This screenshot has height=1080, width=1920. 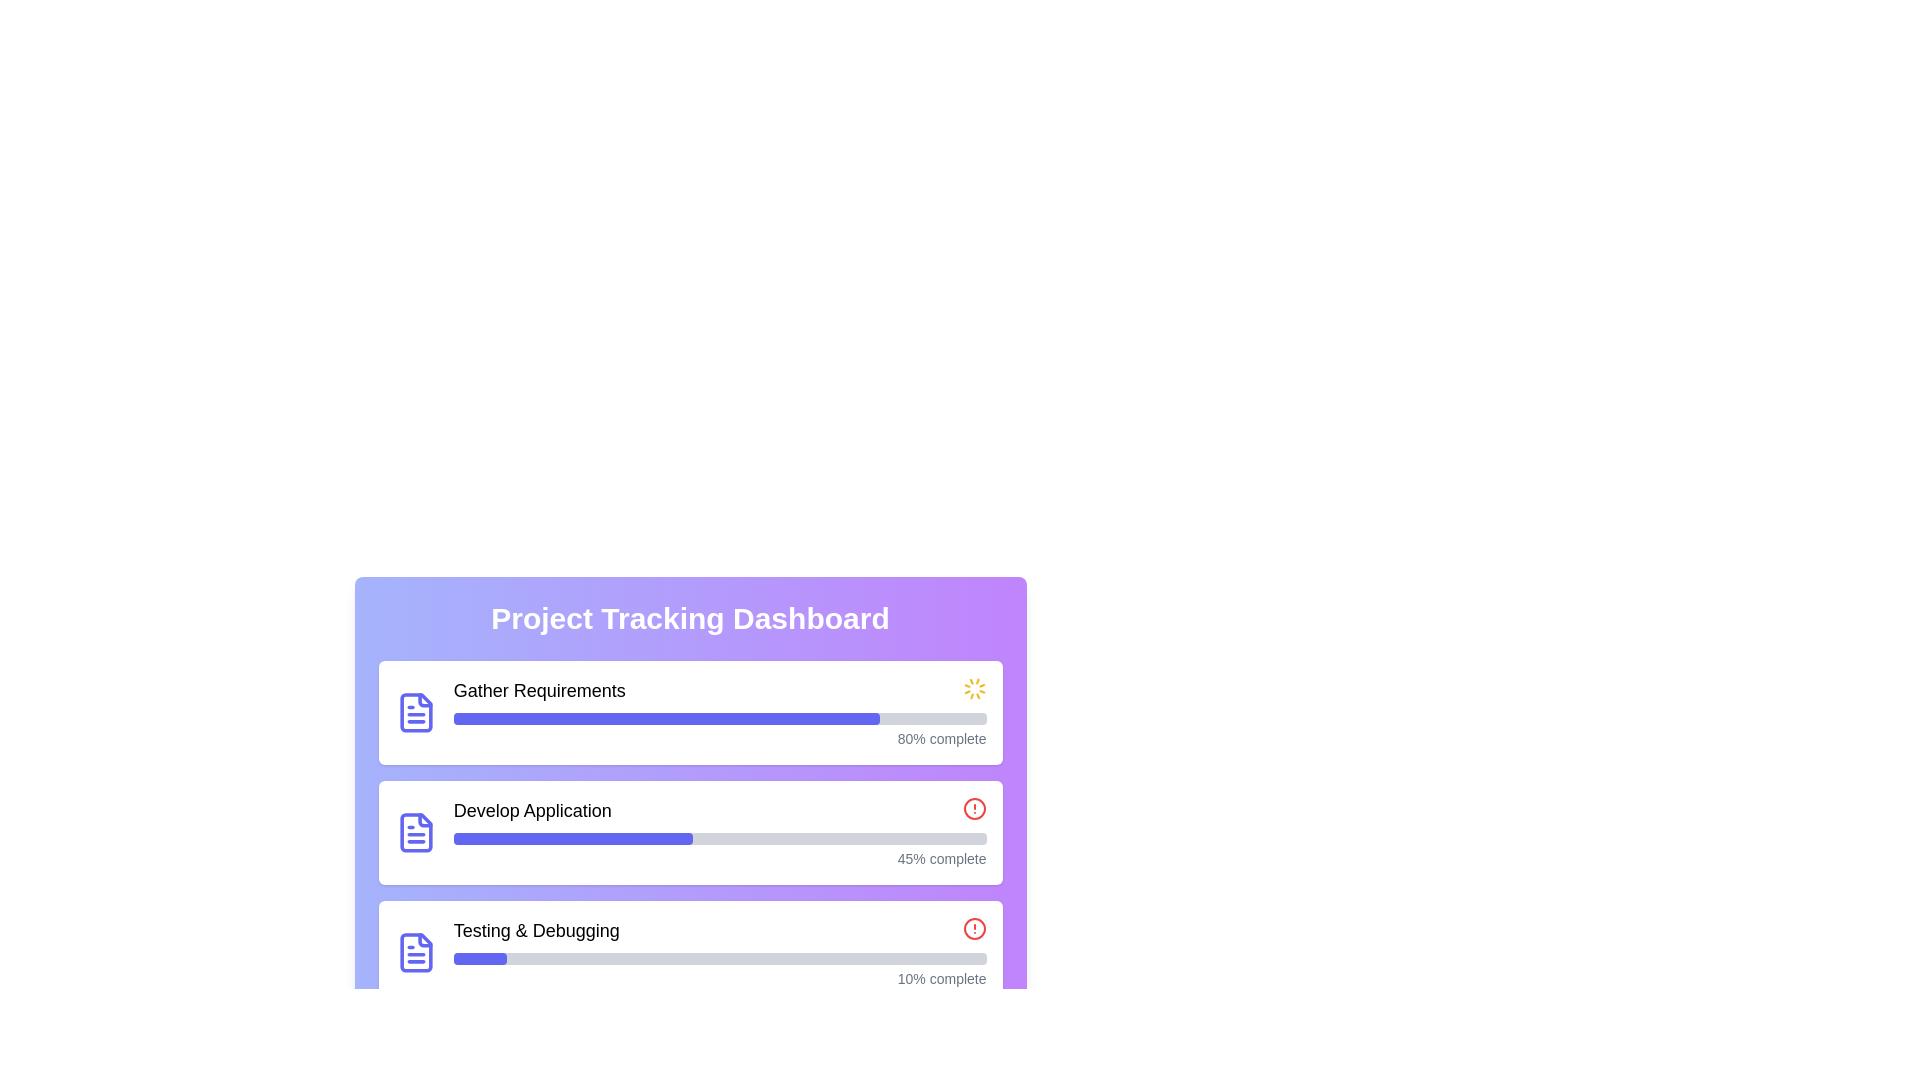 I want to click on the indigo document icon located to the left of the 'Develop Application' text within the rounded white card, so click(x=415, y=833).